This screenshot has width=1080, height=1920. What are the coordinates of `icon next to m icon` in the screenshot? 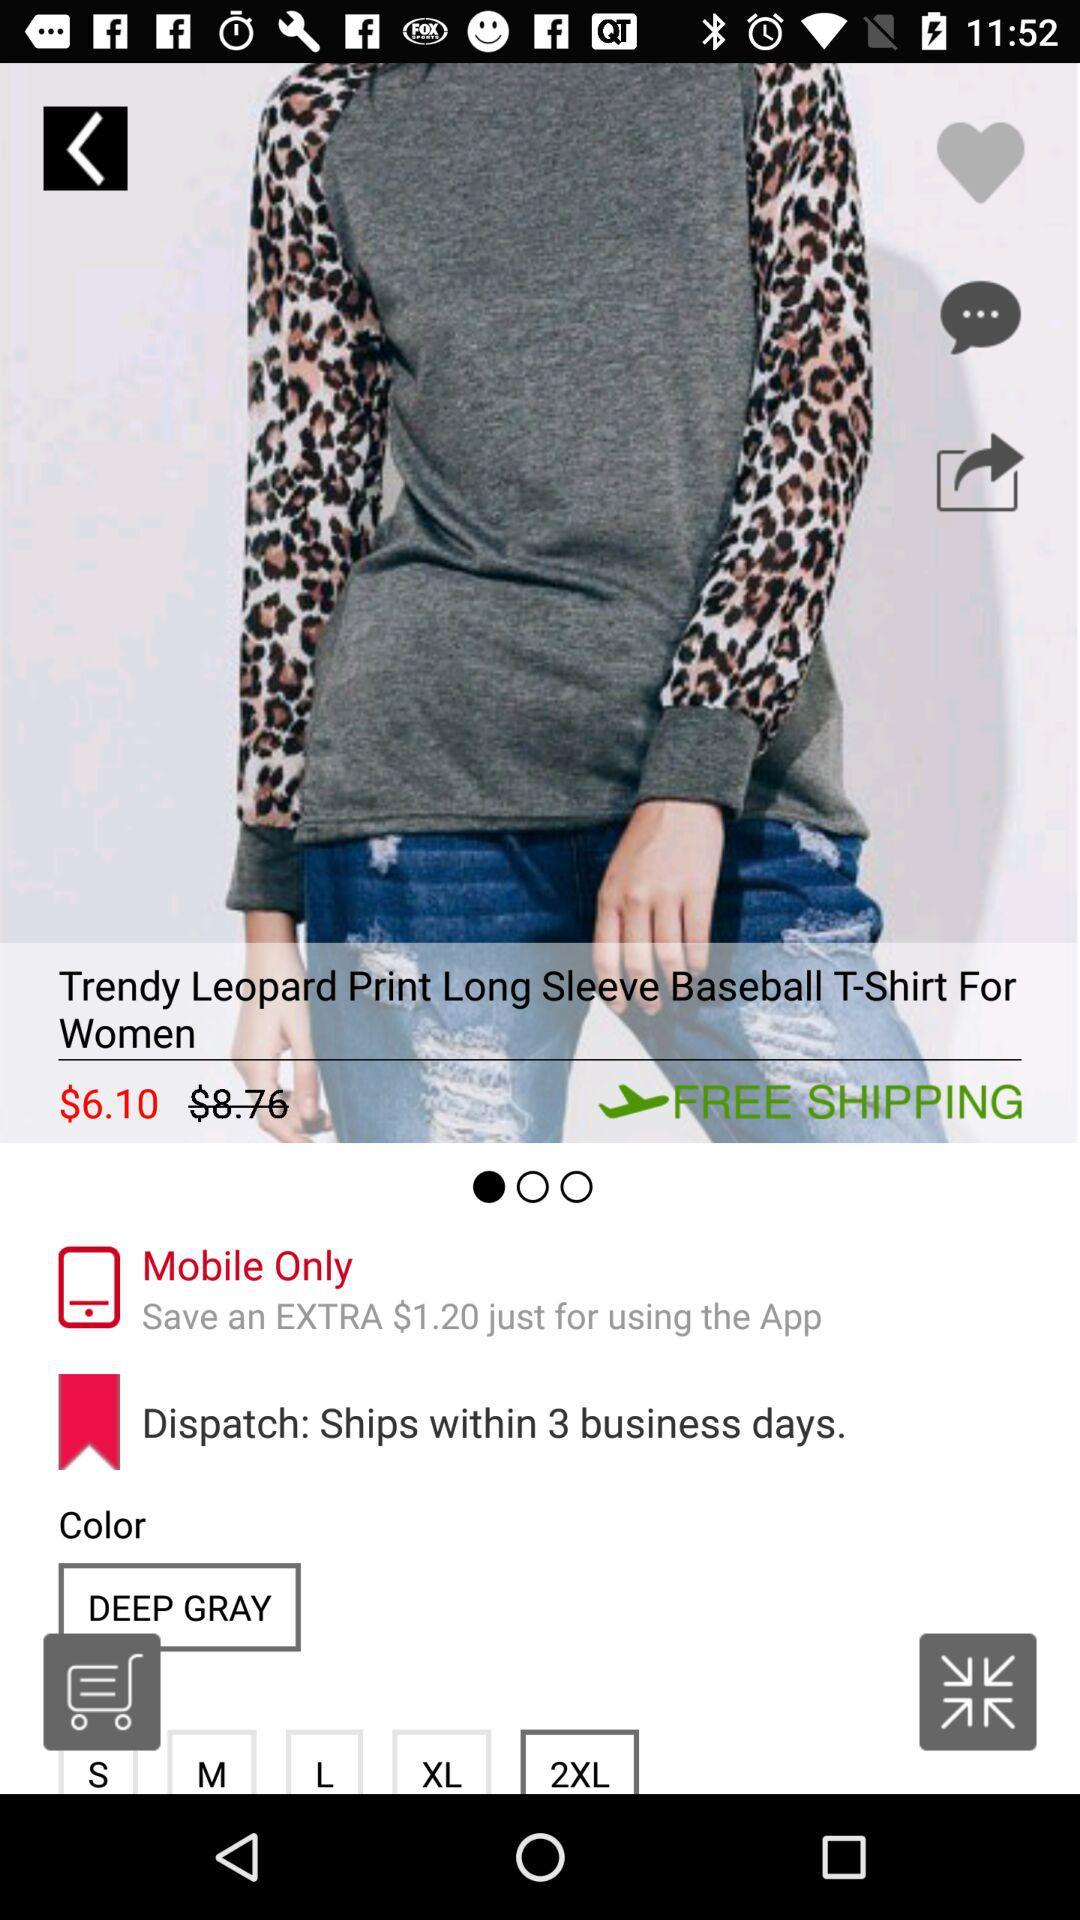 It's located at (101, 1690).